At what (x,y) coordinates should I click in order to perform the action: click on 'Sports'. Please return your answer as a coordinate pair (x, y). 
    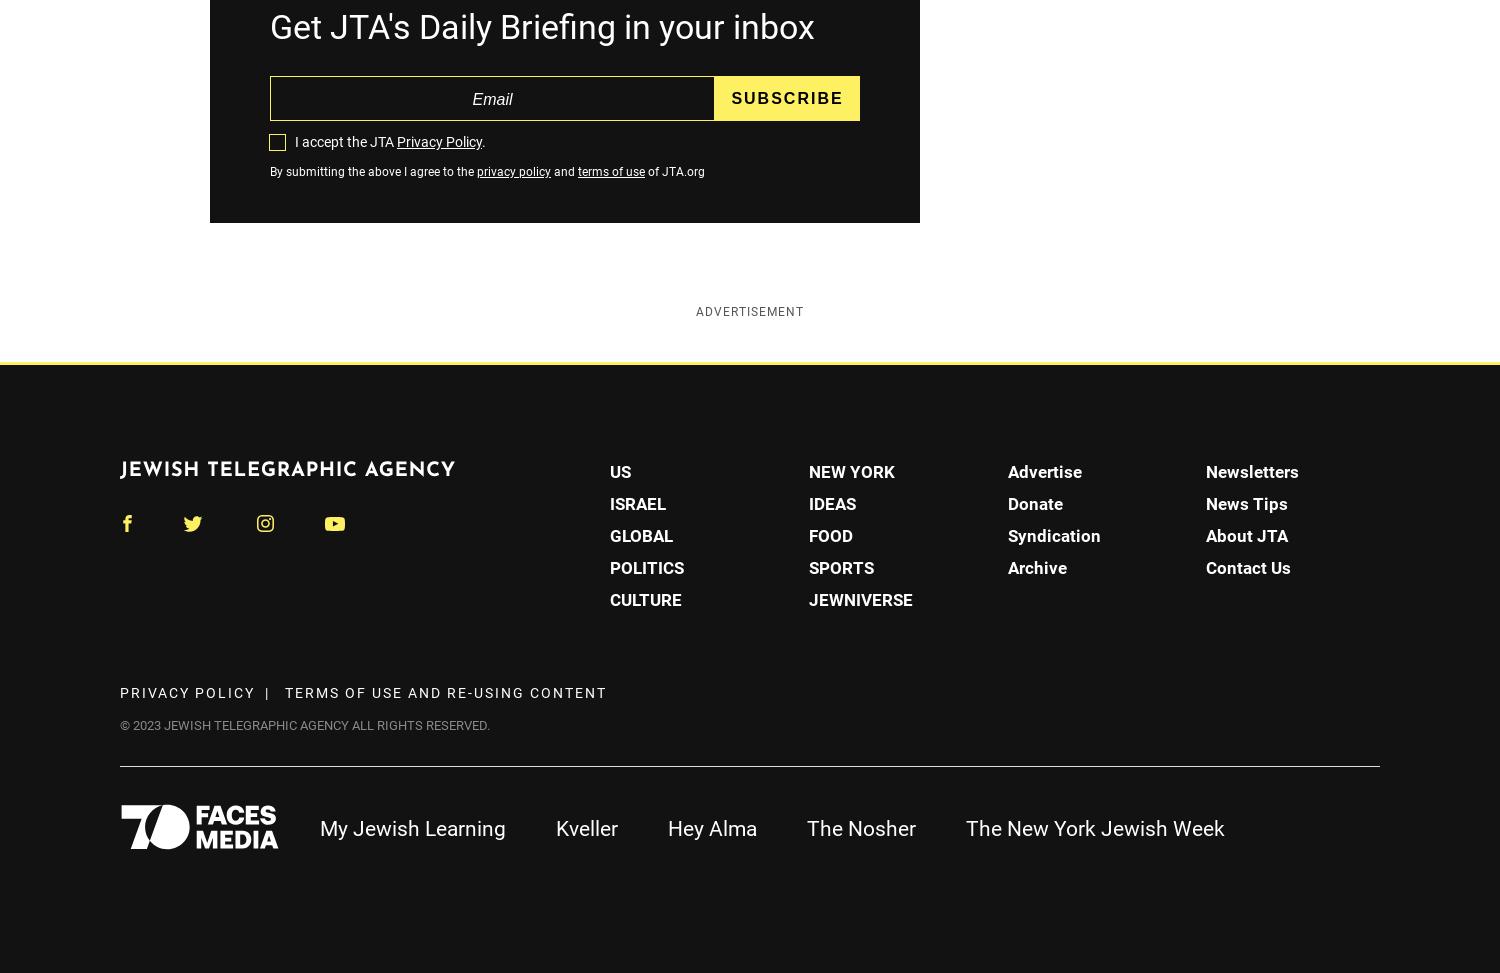
    Looking at the image, I should click on (839, 566).